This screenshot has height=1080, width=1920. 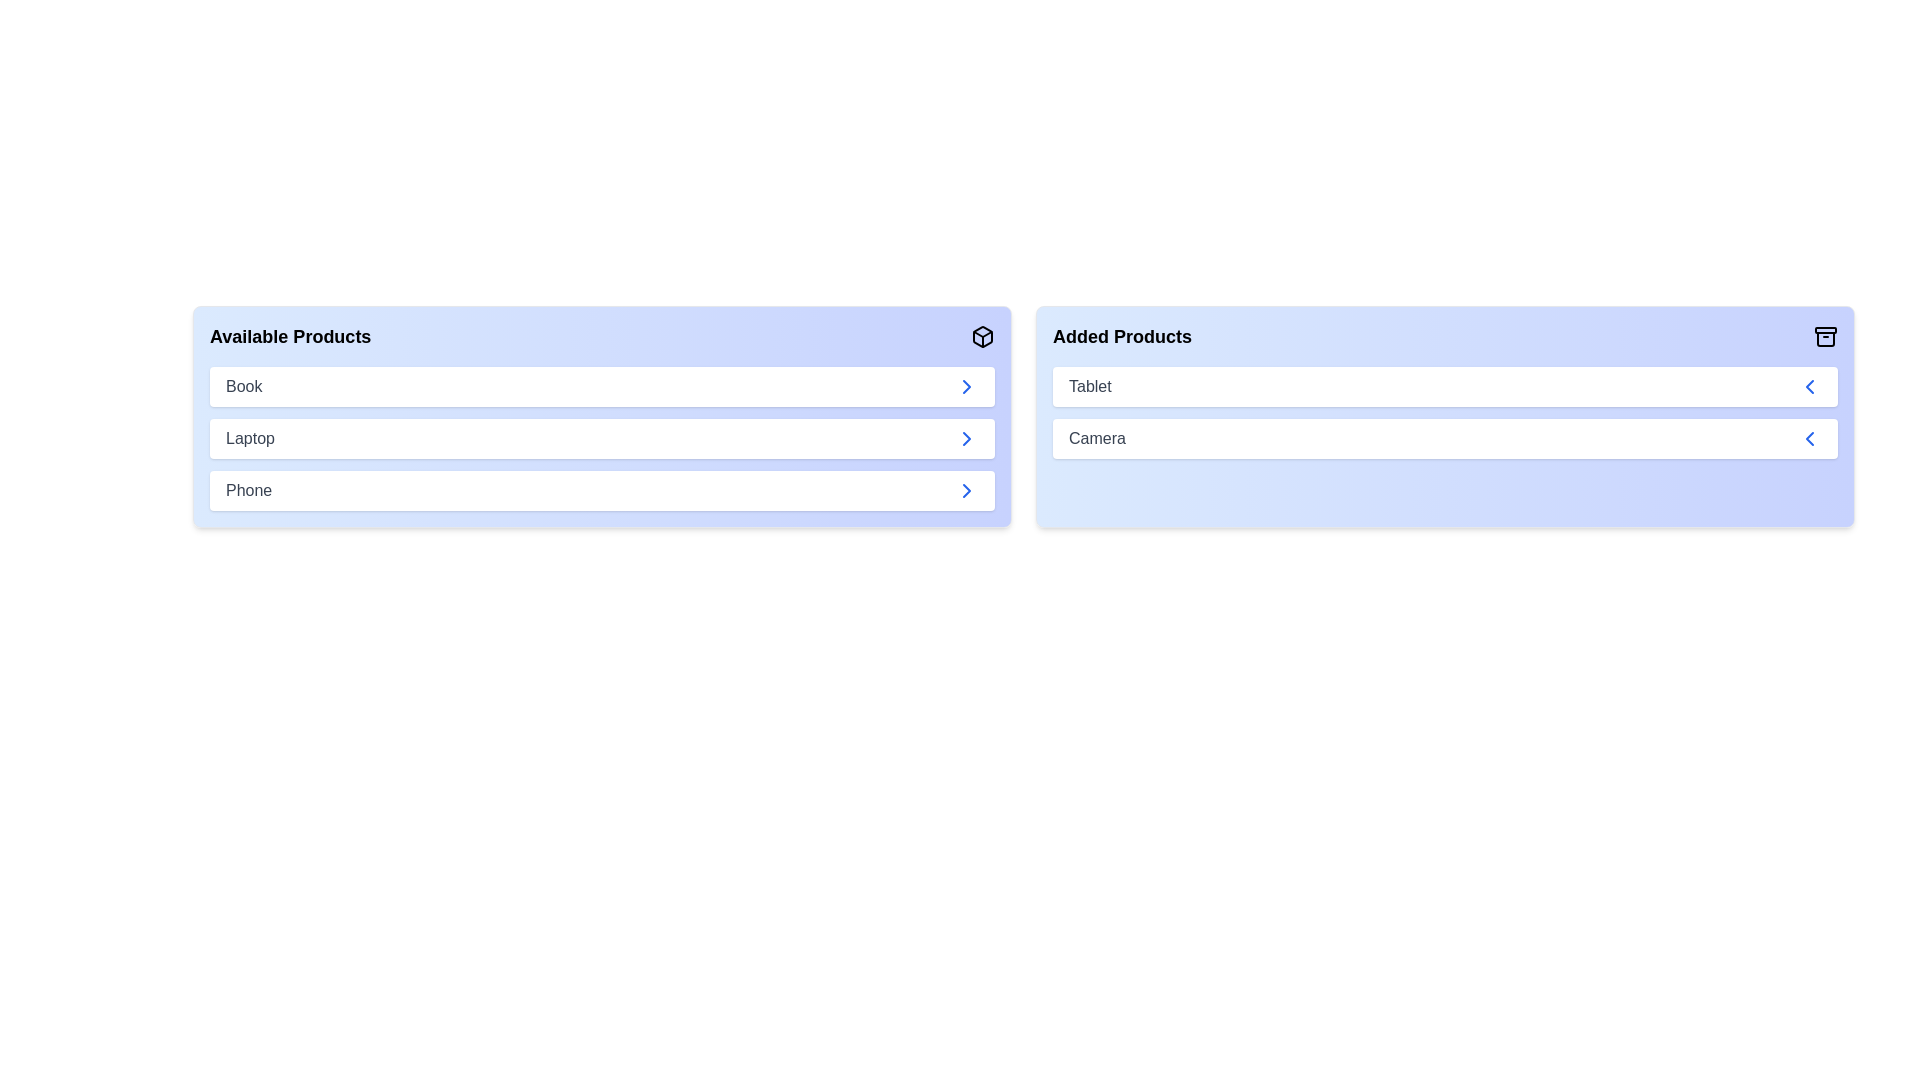 What do you see at coordinates (966, 490) in the screenshot?
I see `right arrow button next to the product 'Phone' in the 'Available Products' list to transfer it to the 'Added Products' list` at bounding box center [966, 490].